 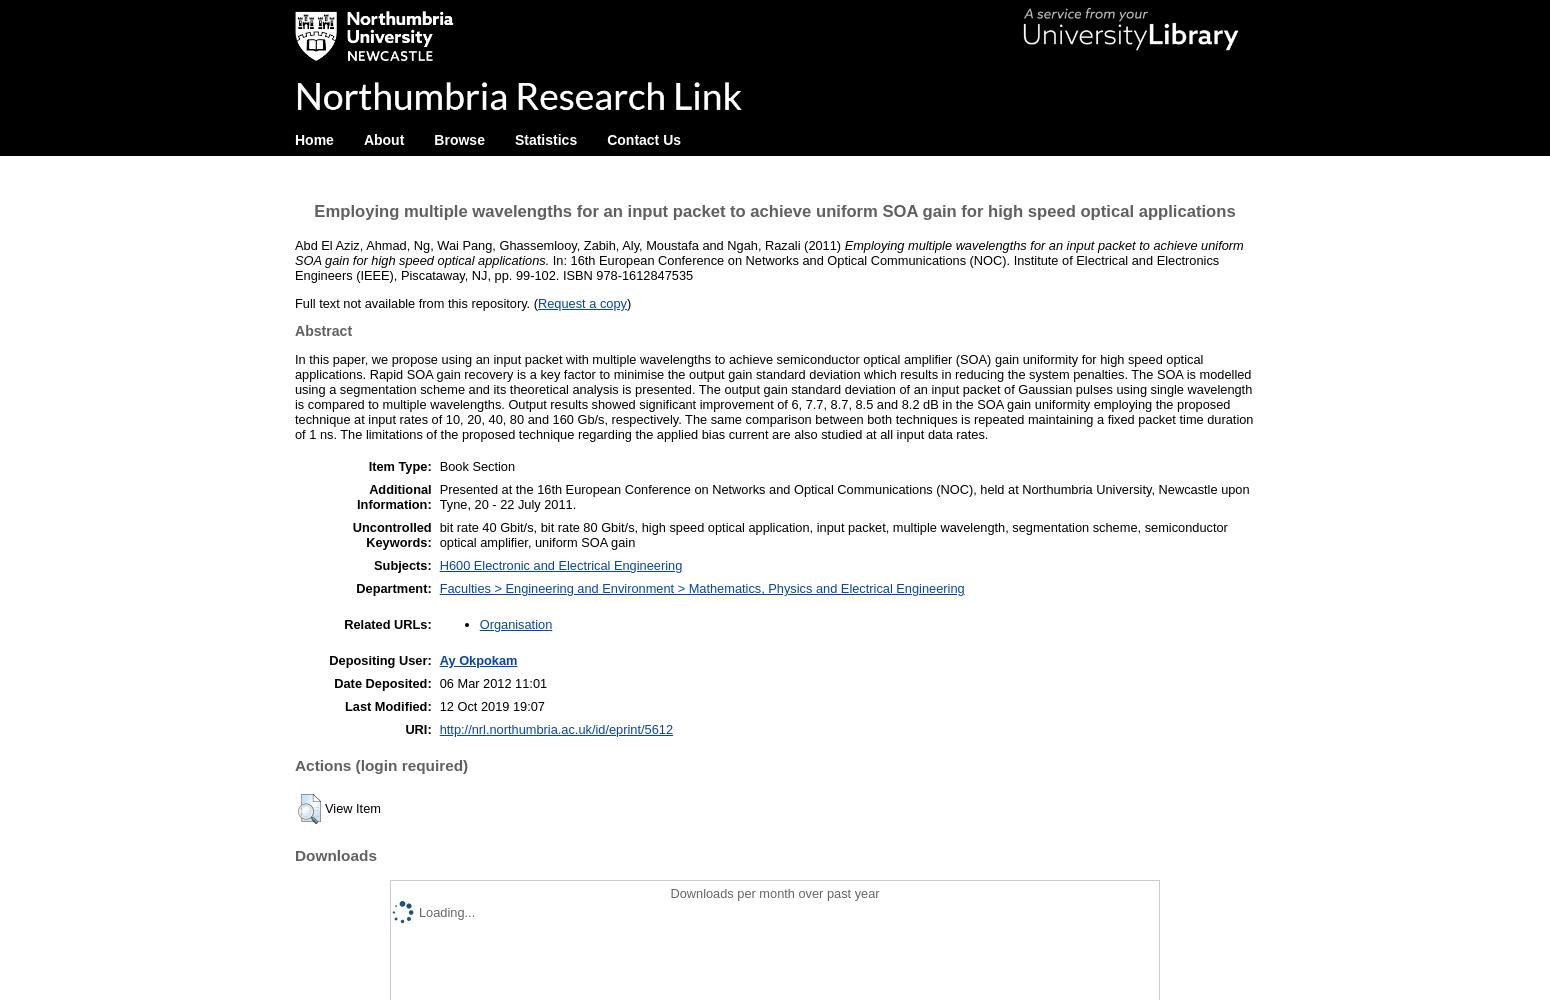 What do you see at coordinates (294, 253) in the screenshot?
I see `'Employing multiple wavelengths for an input packet to achieve uniform SOA gain for high speed optical applications.'` at bounding box center [294, 253].